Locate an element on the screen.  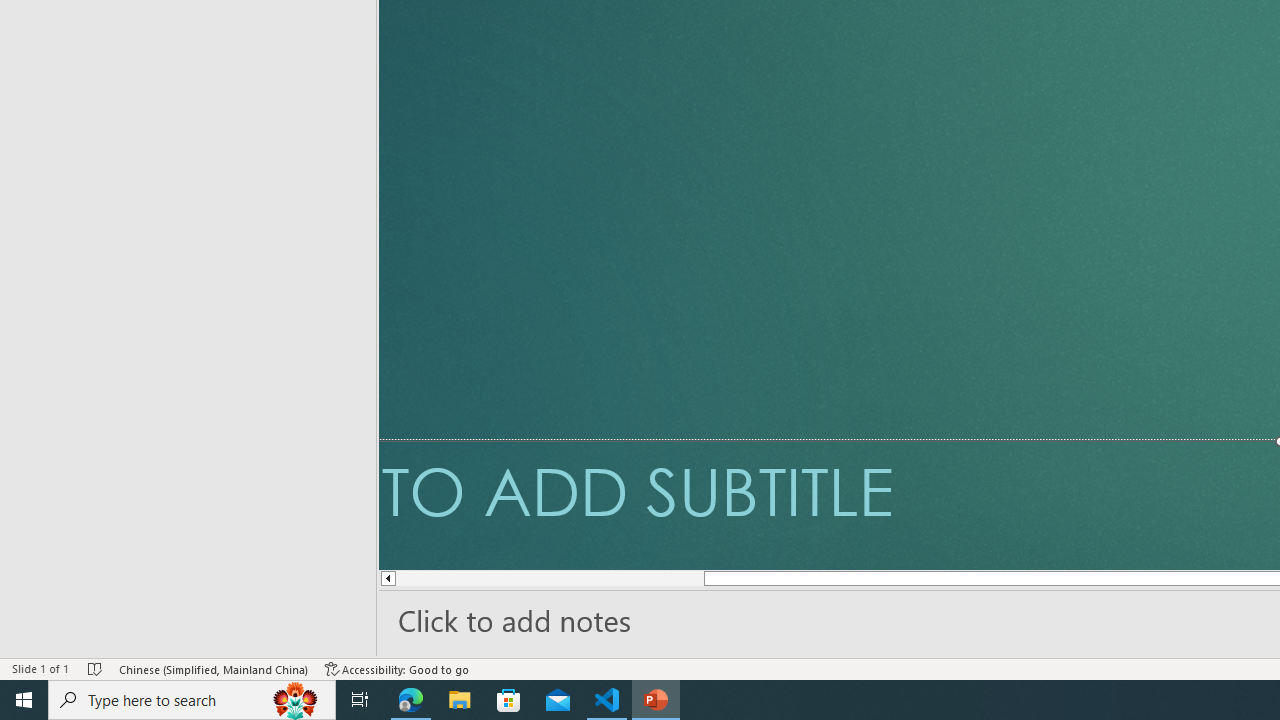
'Accessibility Checker Accessibility: Good to go' is located at coordinates (397, 669).